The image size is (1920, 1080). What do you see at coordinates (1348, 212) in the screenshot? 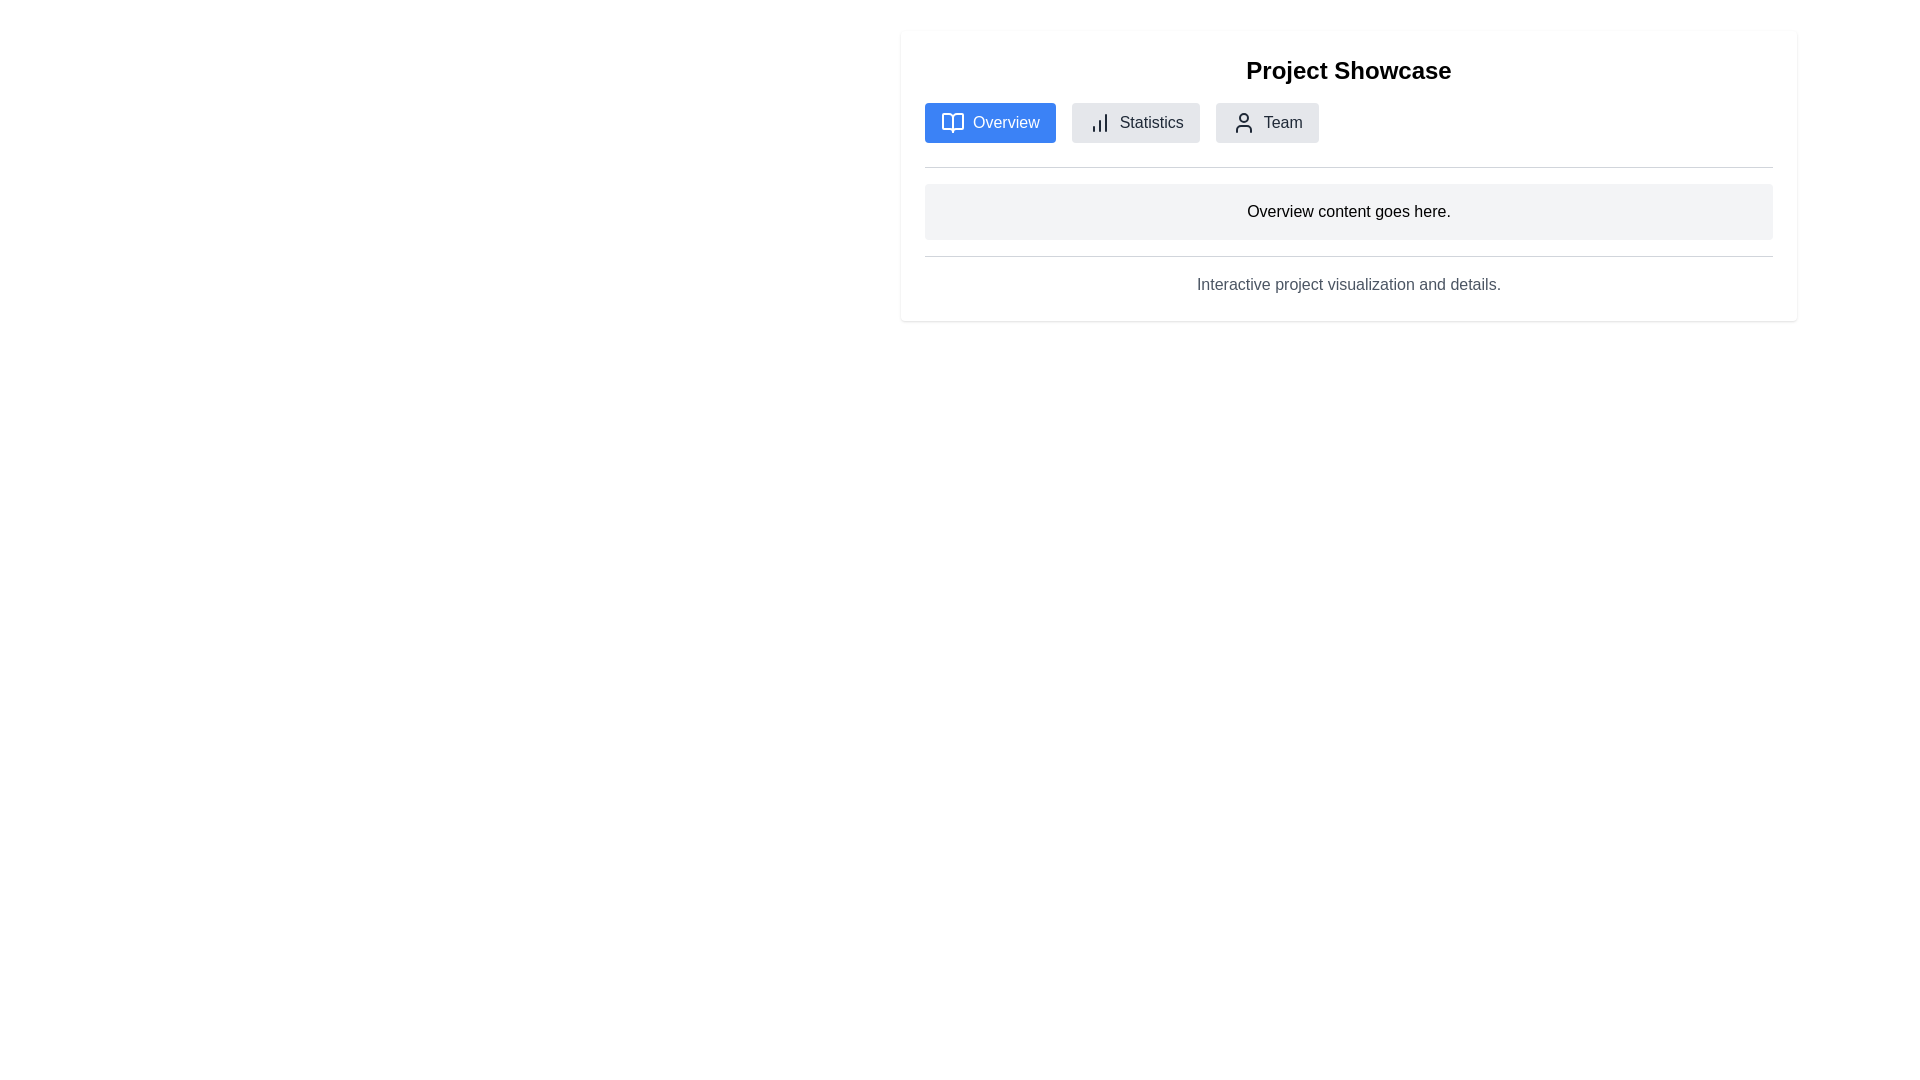
I see `the content display box with a light gray background and rounded corners that contains the text 'Overview content goes here.'` at bounding box center [1348, 212].